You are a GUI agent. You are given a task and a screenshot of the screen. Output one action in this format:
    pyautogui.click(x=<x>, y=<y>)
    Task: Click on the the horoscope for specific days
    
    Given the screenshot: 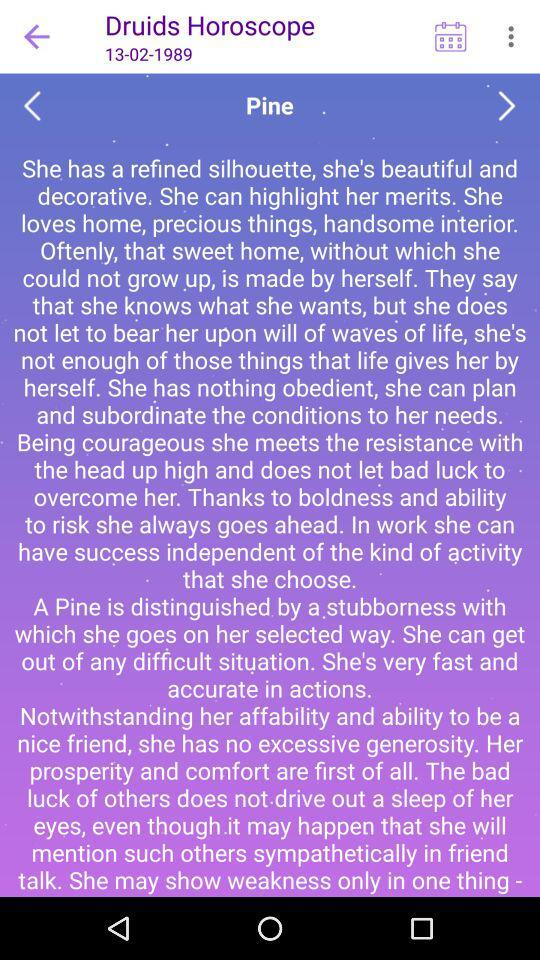 What is the action you would take?
    pyautogui.click(x=450, y=35)
    